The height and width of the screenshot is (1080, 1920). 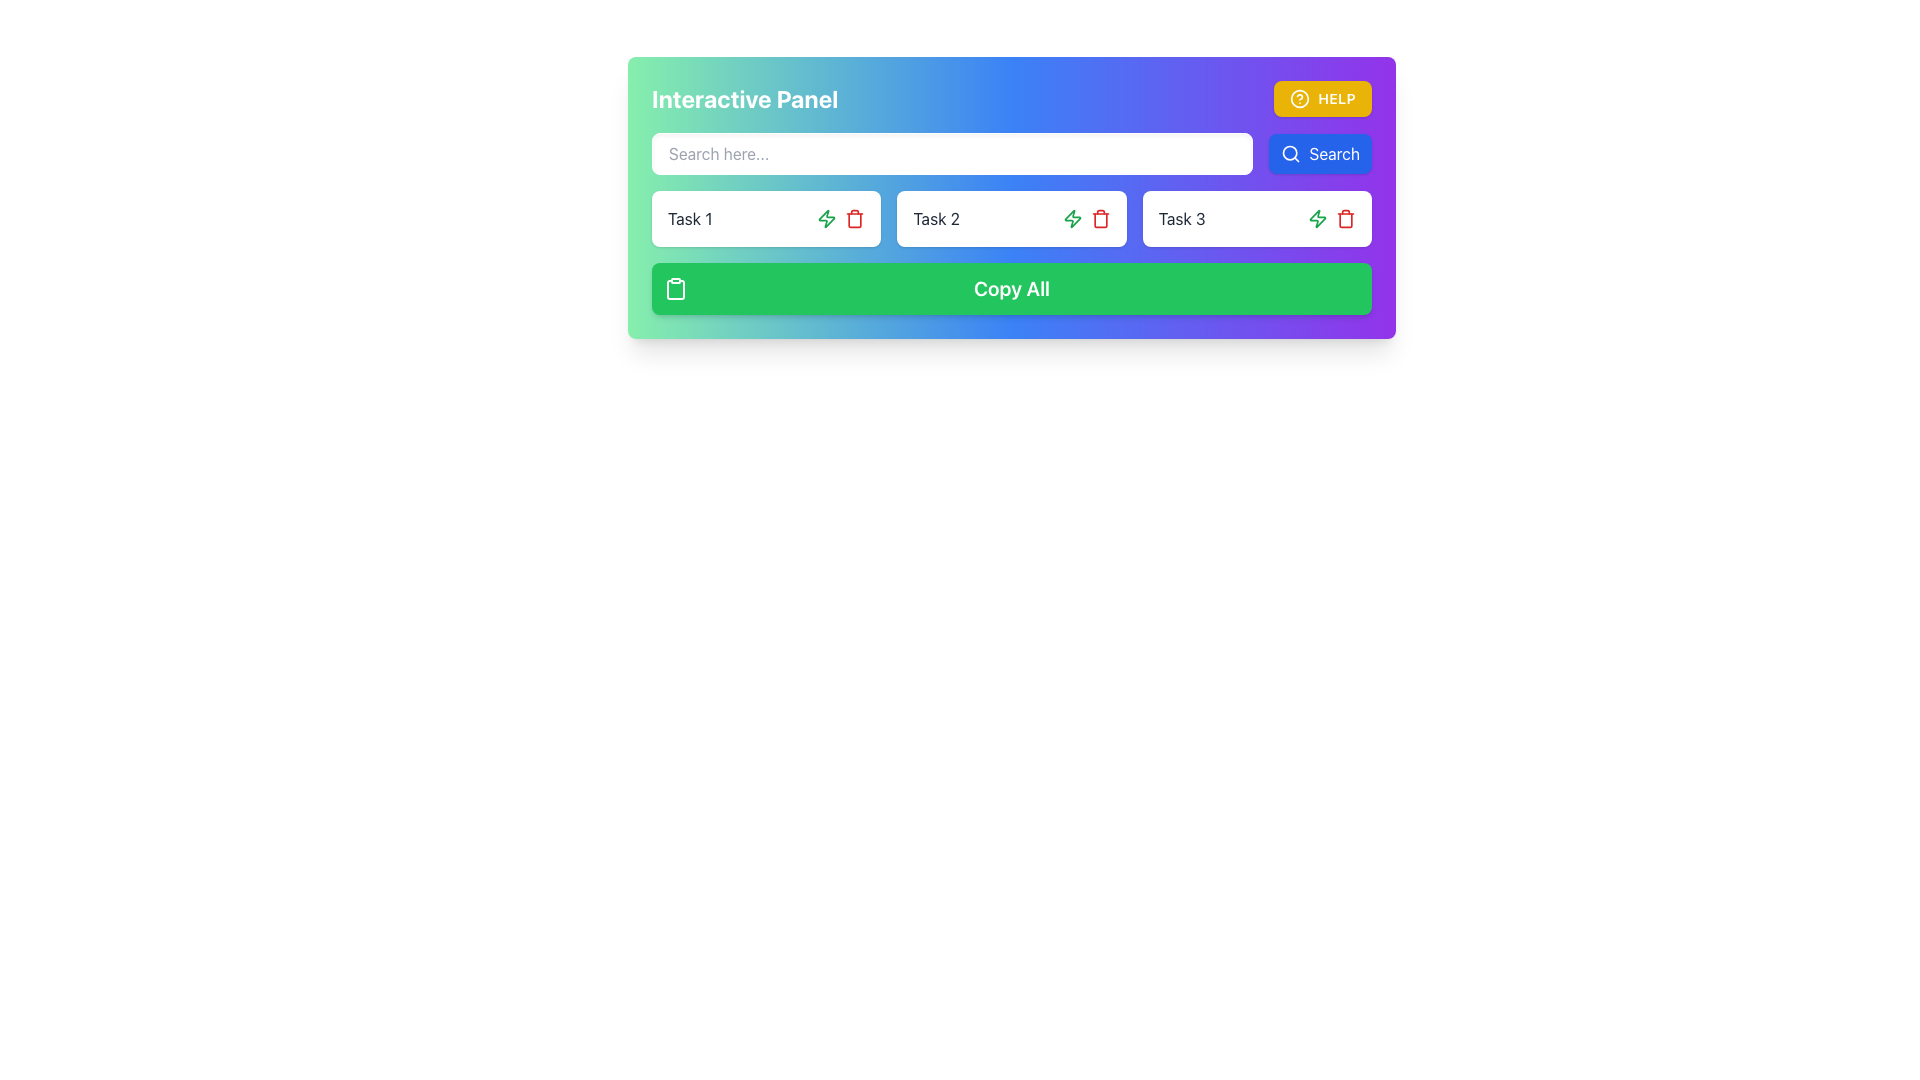 What do you see at coordinates (1317, 219) in the screenshot?
I see `the green lightning bolt icon` at bounding box center [1317, 219].